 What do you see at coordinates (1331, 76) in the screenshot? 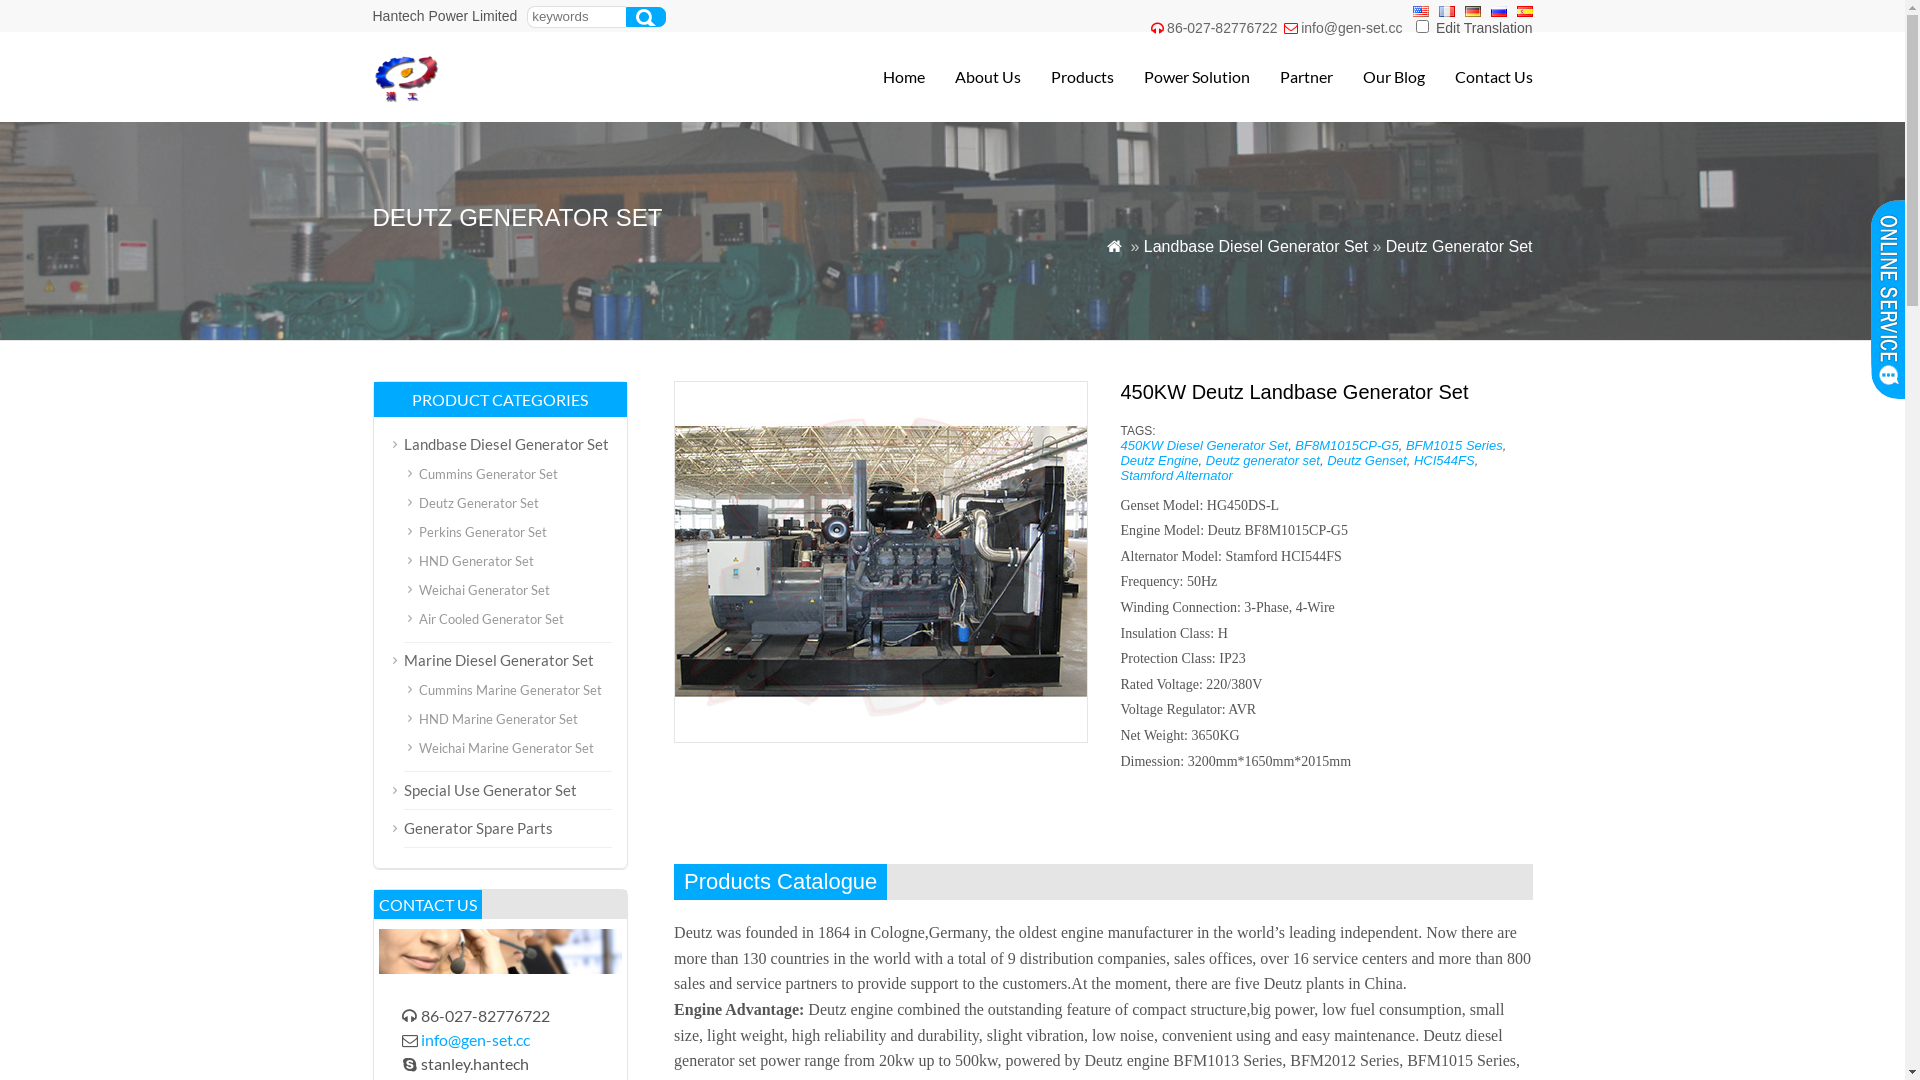
I see `'Our Blog'` at bounding box center [1331, 76].